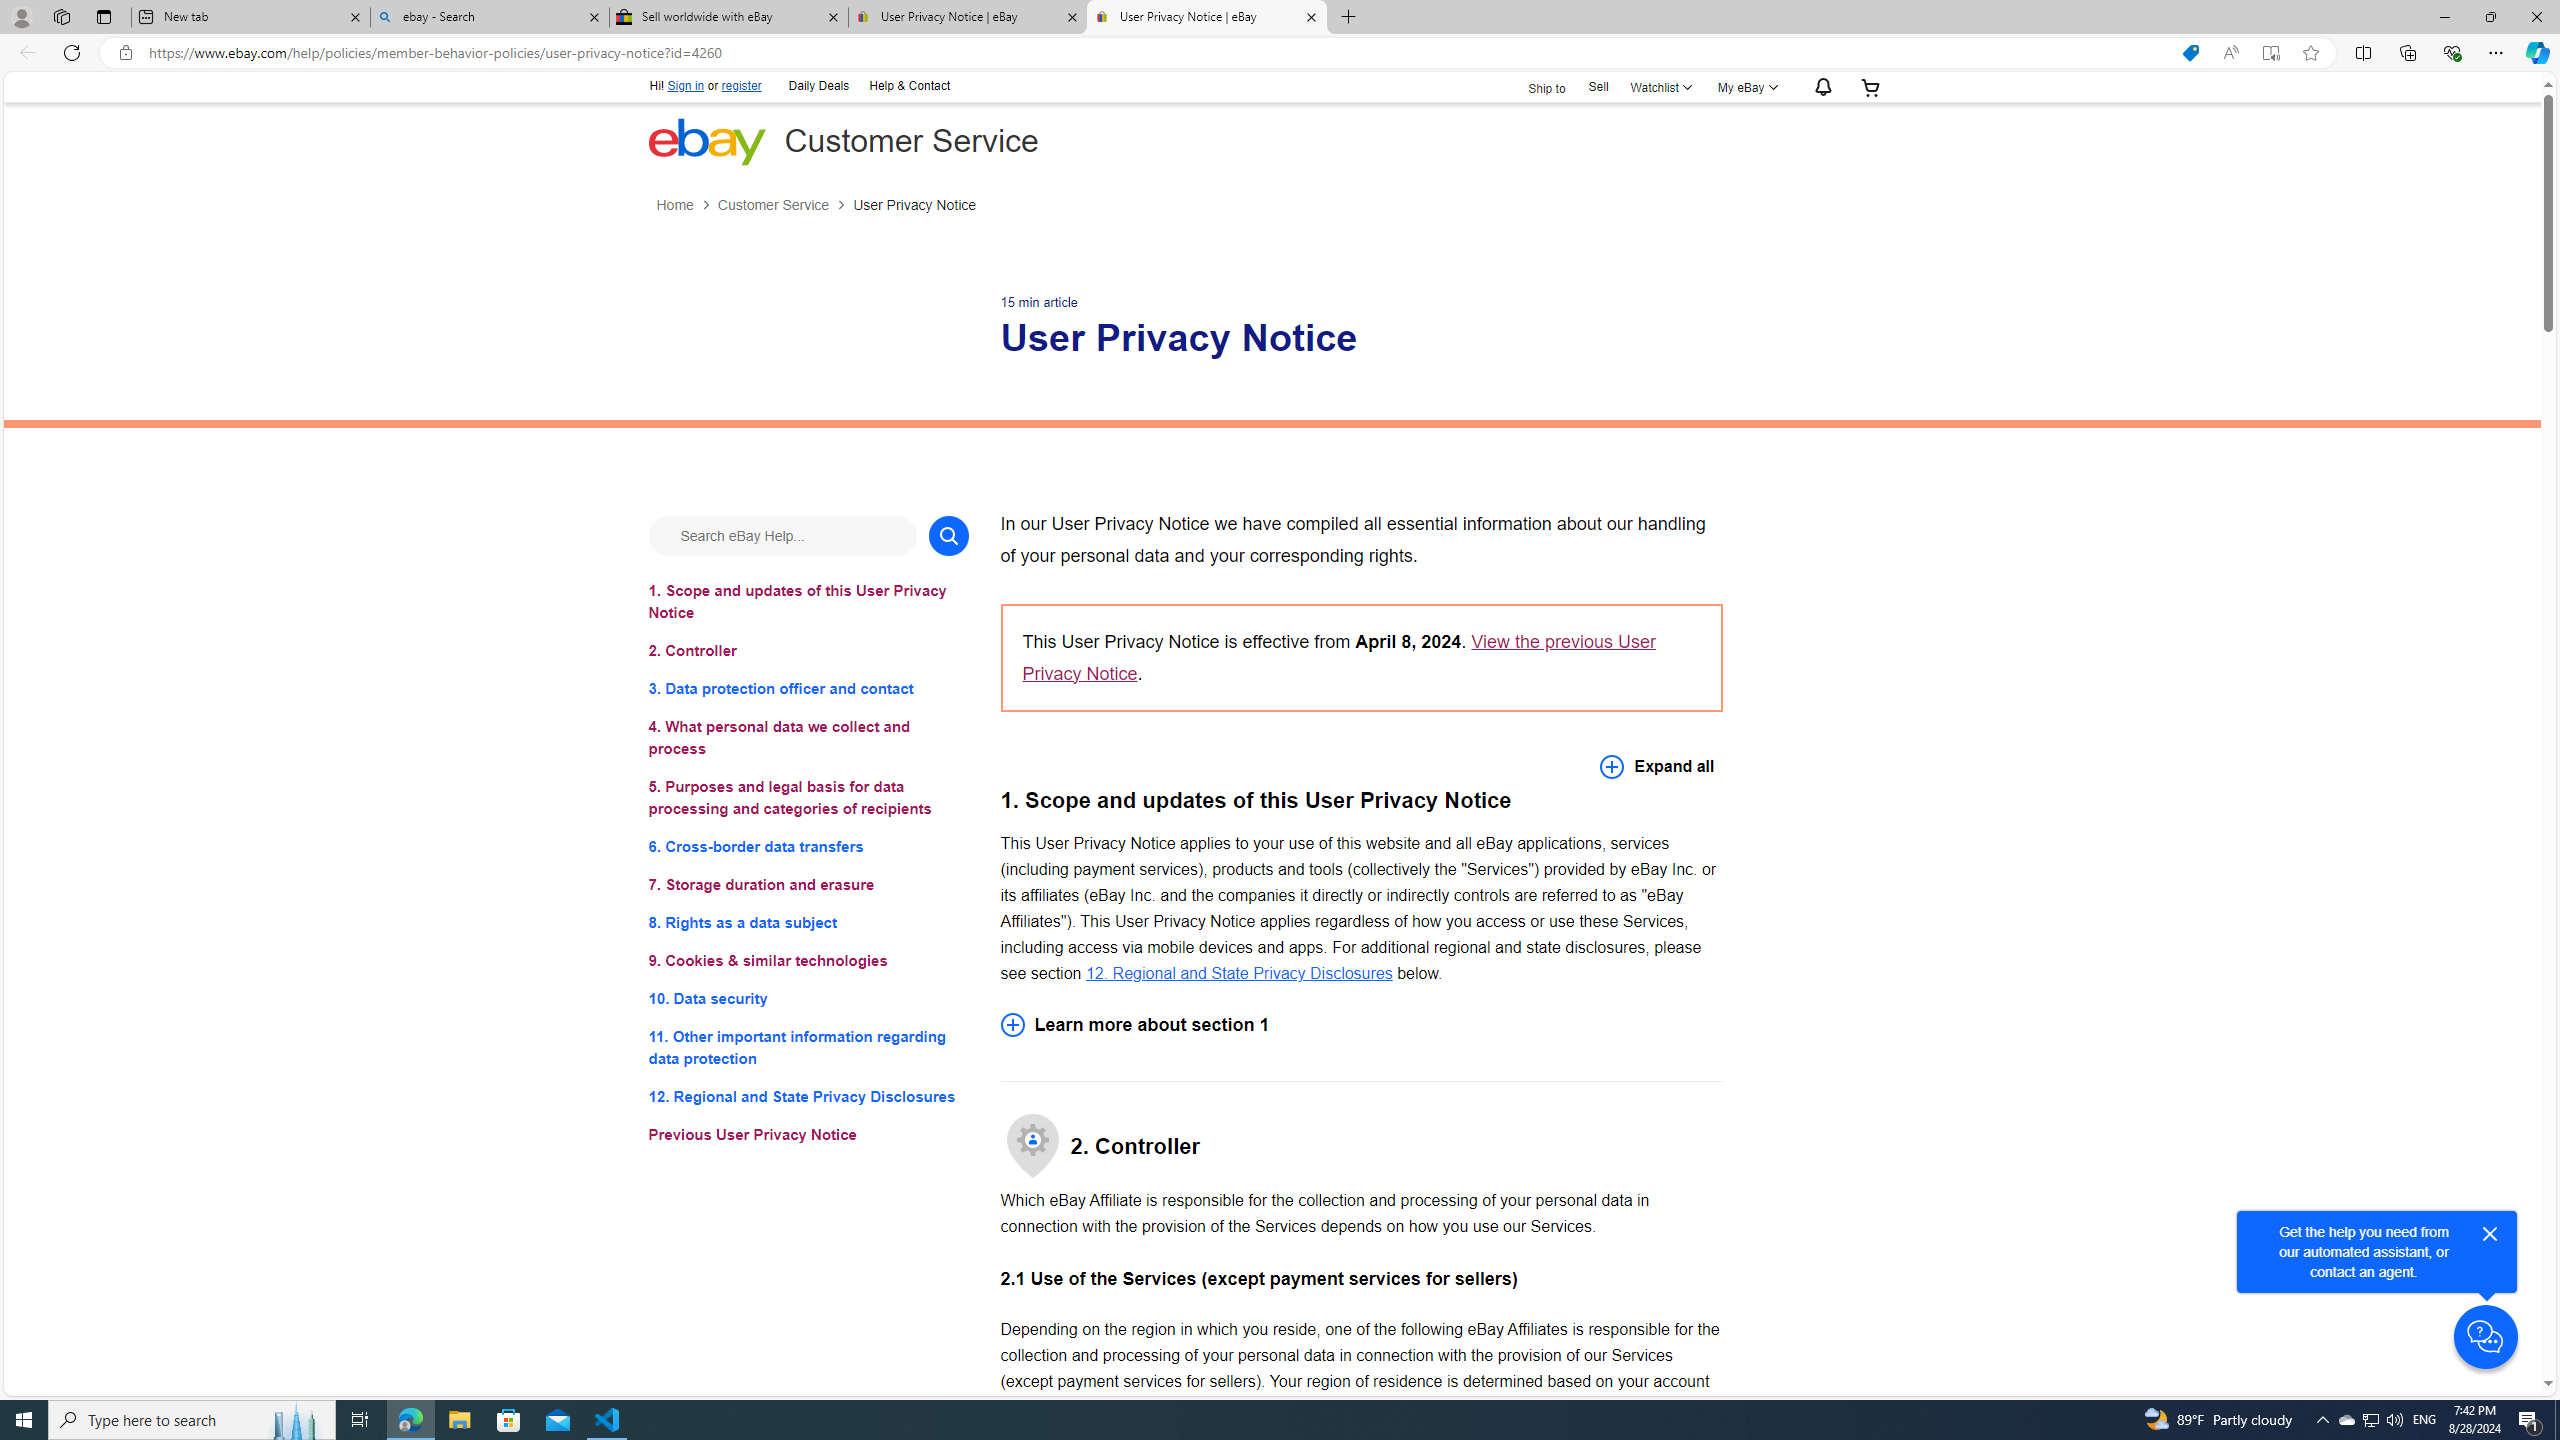  Describe the element at coordinates (914, 204) in the screenshot. I see `'User Privacy Notice'` at that location.